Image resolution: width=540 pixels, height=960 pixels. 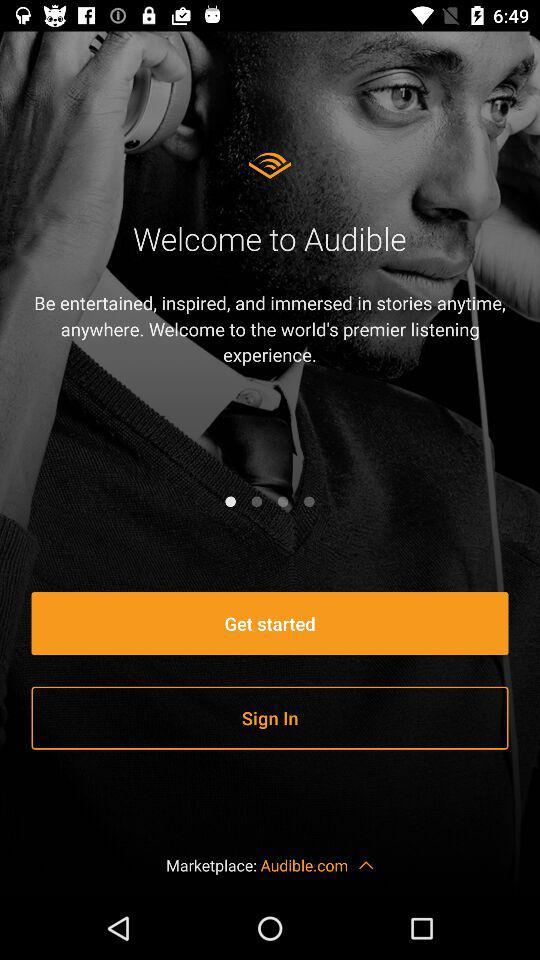 I want to click on icon below the get started item, so click(x=270, y=718).